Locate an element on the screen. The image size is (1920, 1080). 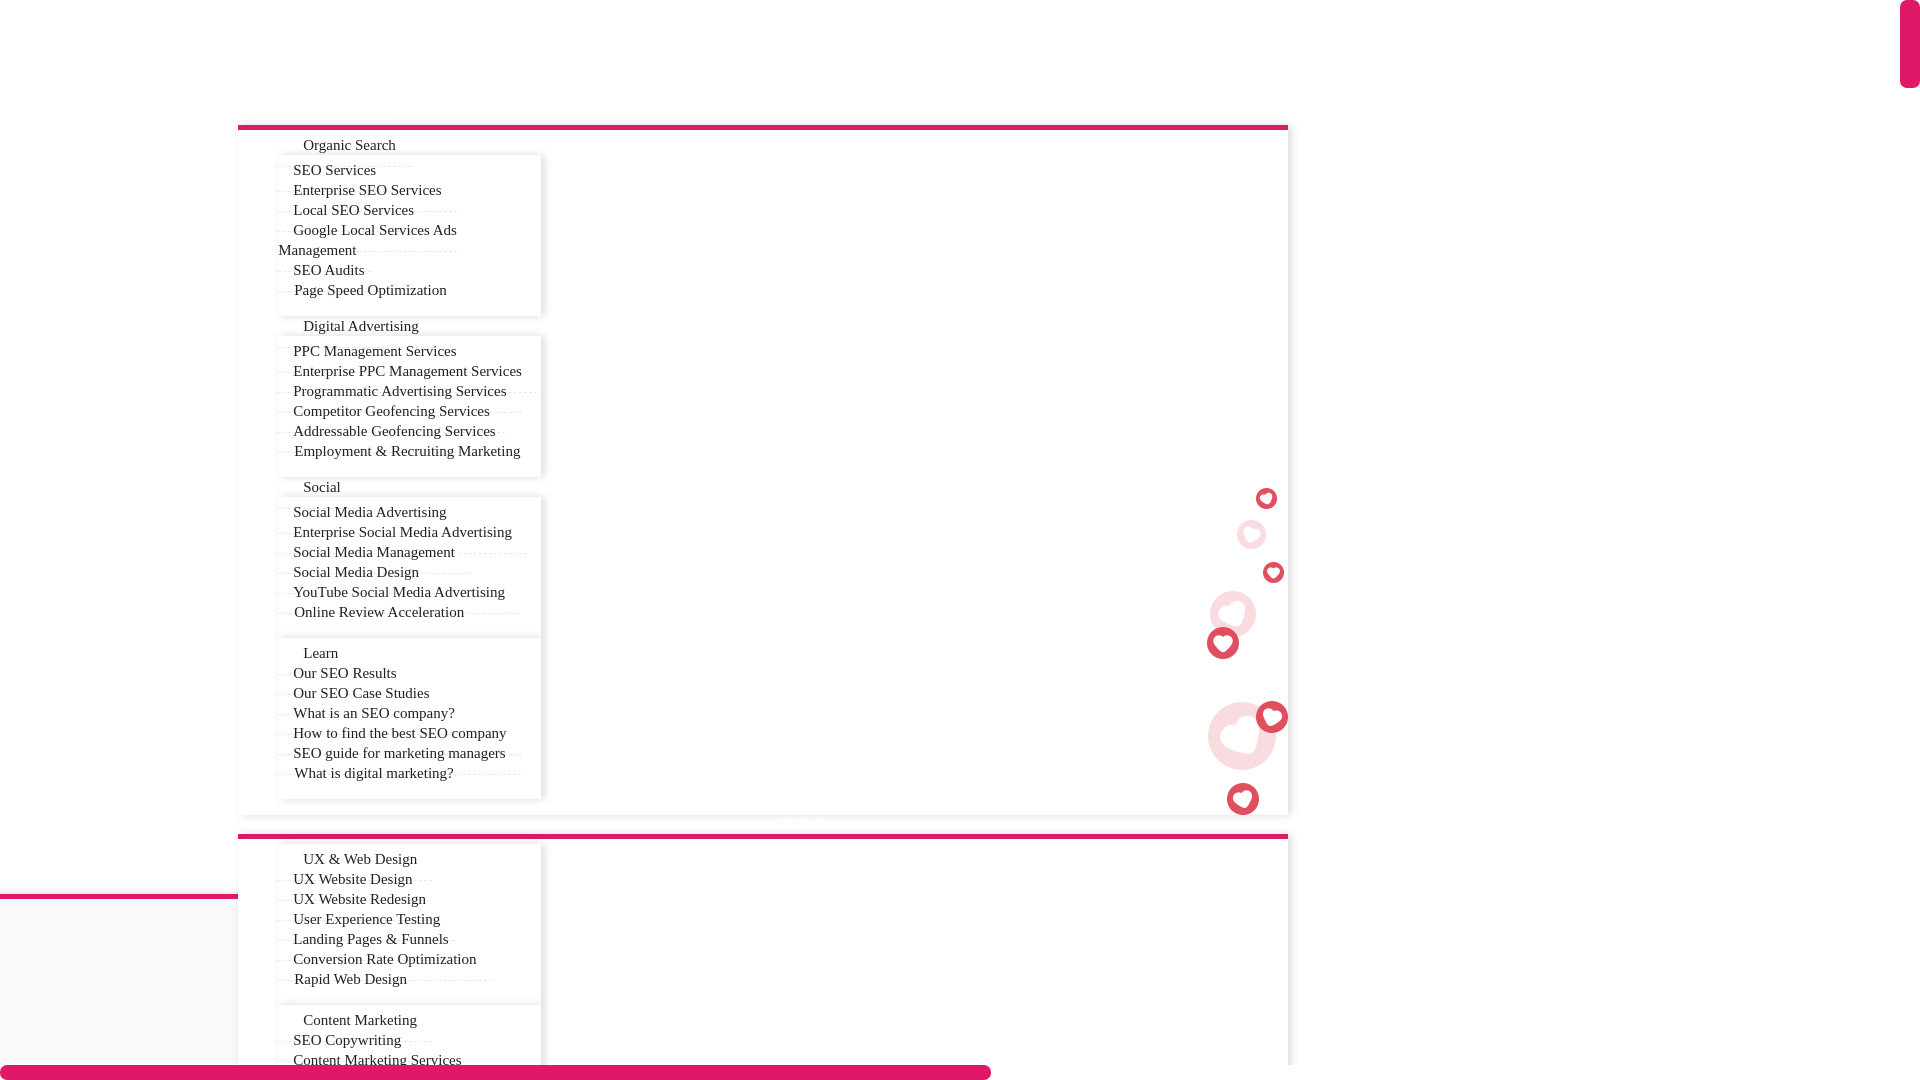
'Enterprise Social Media Advertising' is located at coordinates (401, 531).